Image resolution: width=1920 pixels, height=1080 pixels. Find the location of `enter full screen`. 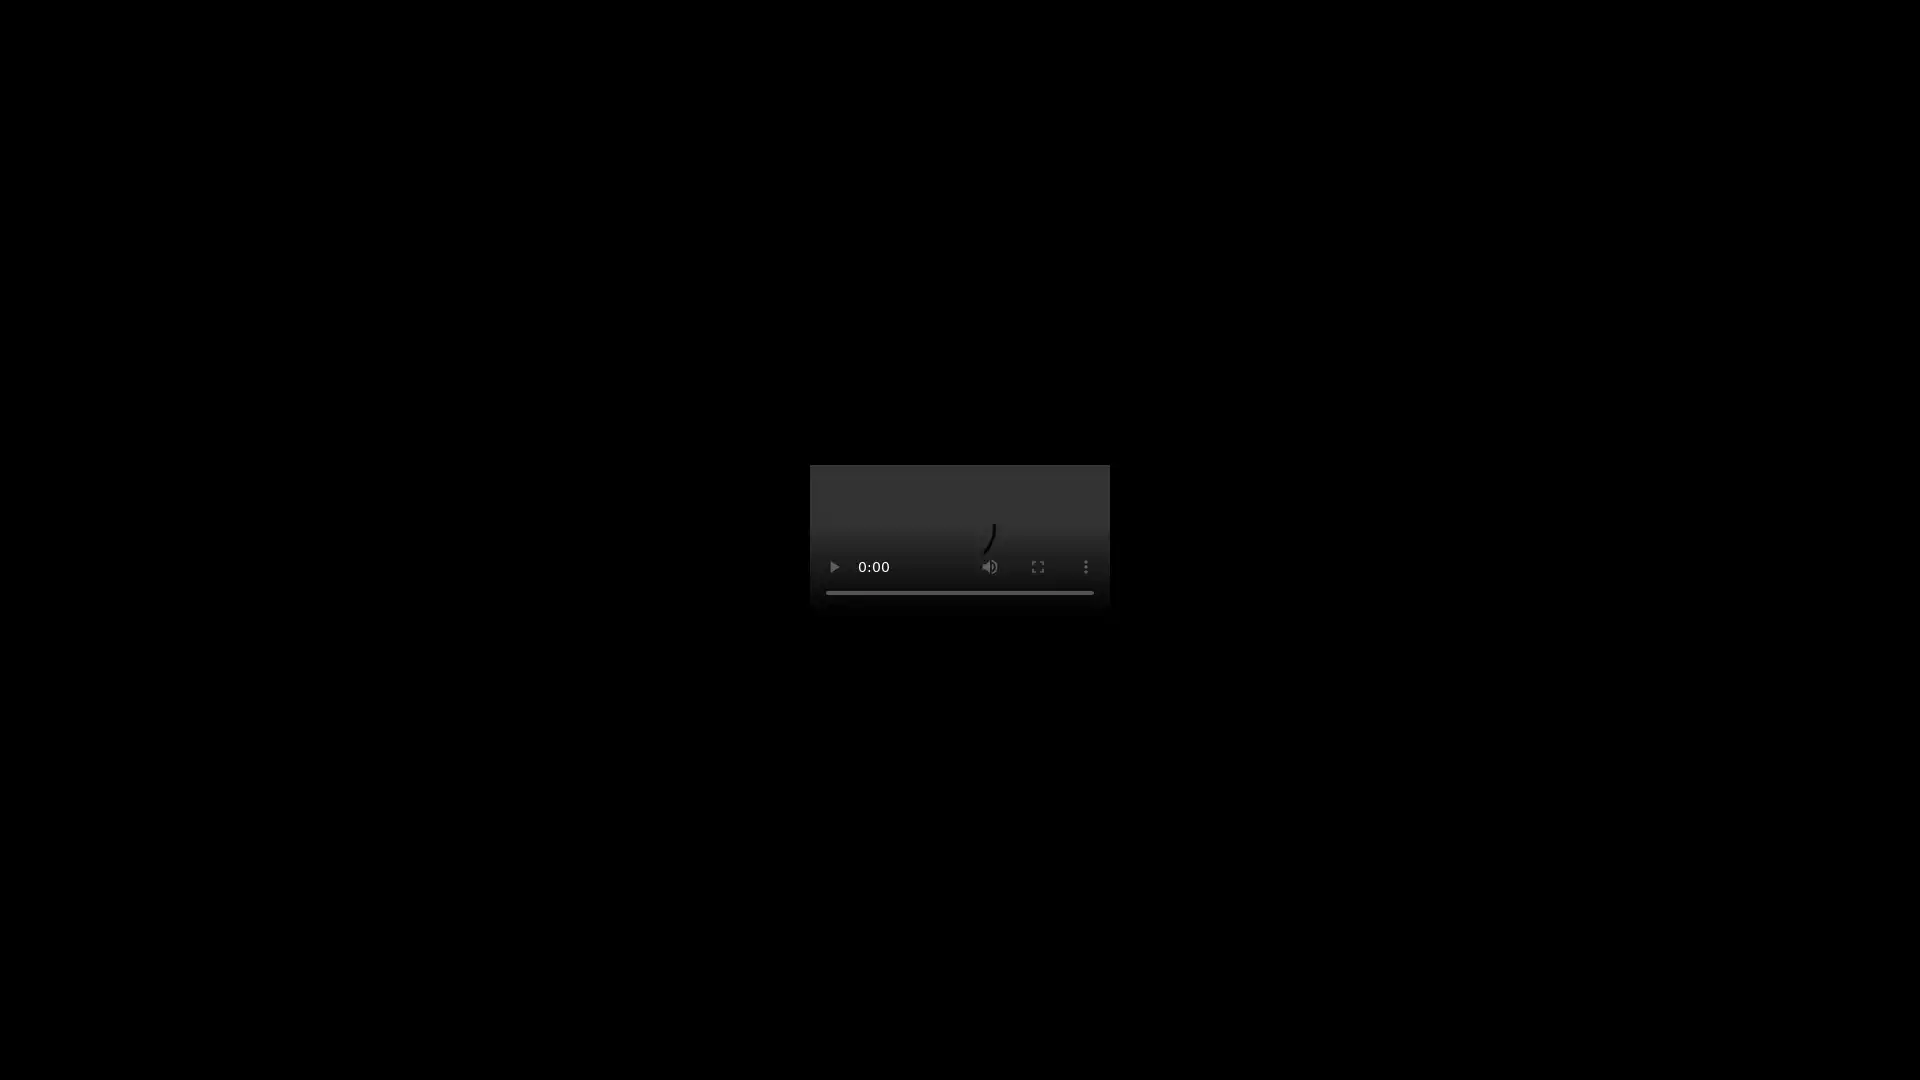

enter full screen is located at coordinates (1037, 567).